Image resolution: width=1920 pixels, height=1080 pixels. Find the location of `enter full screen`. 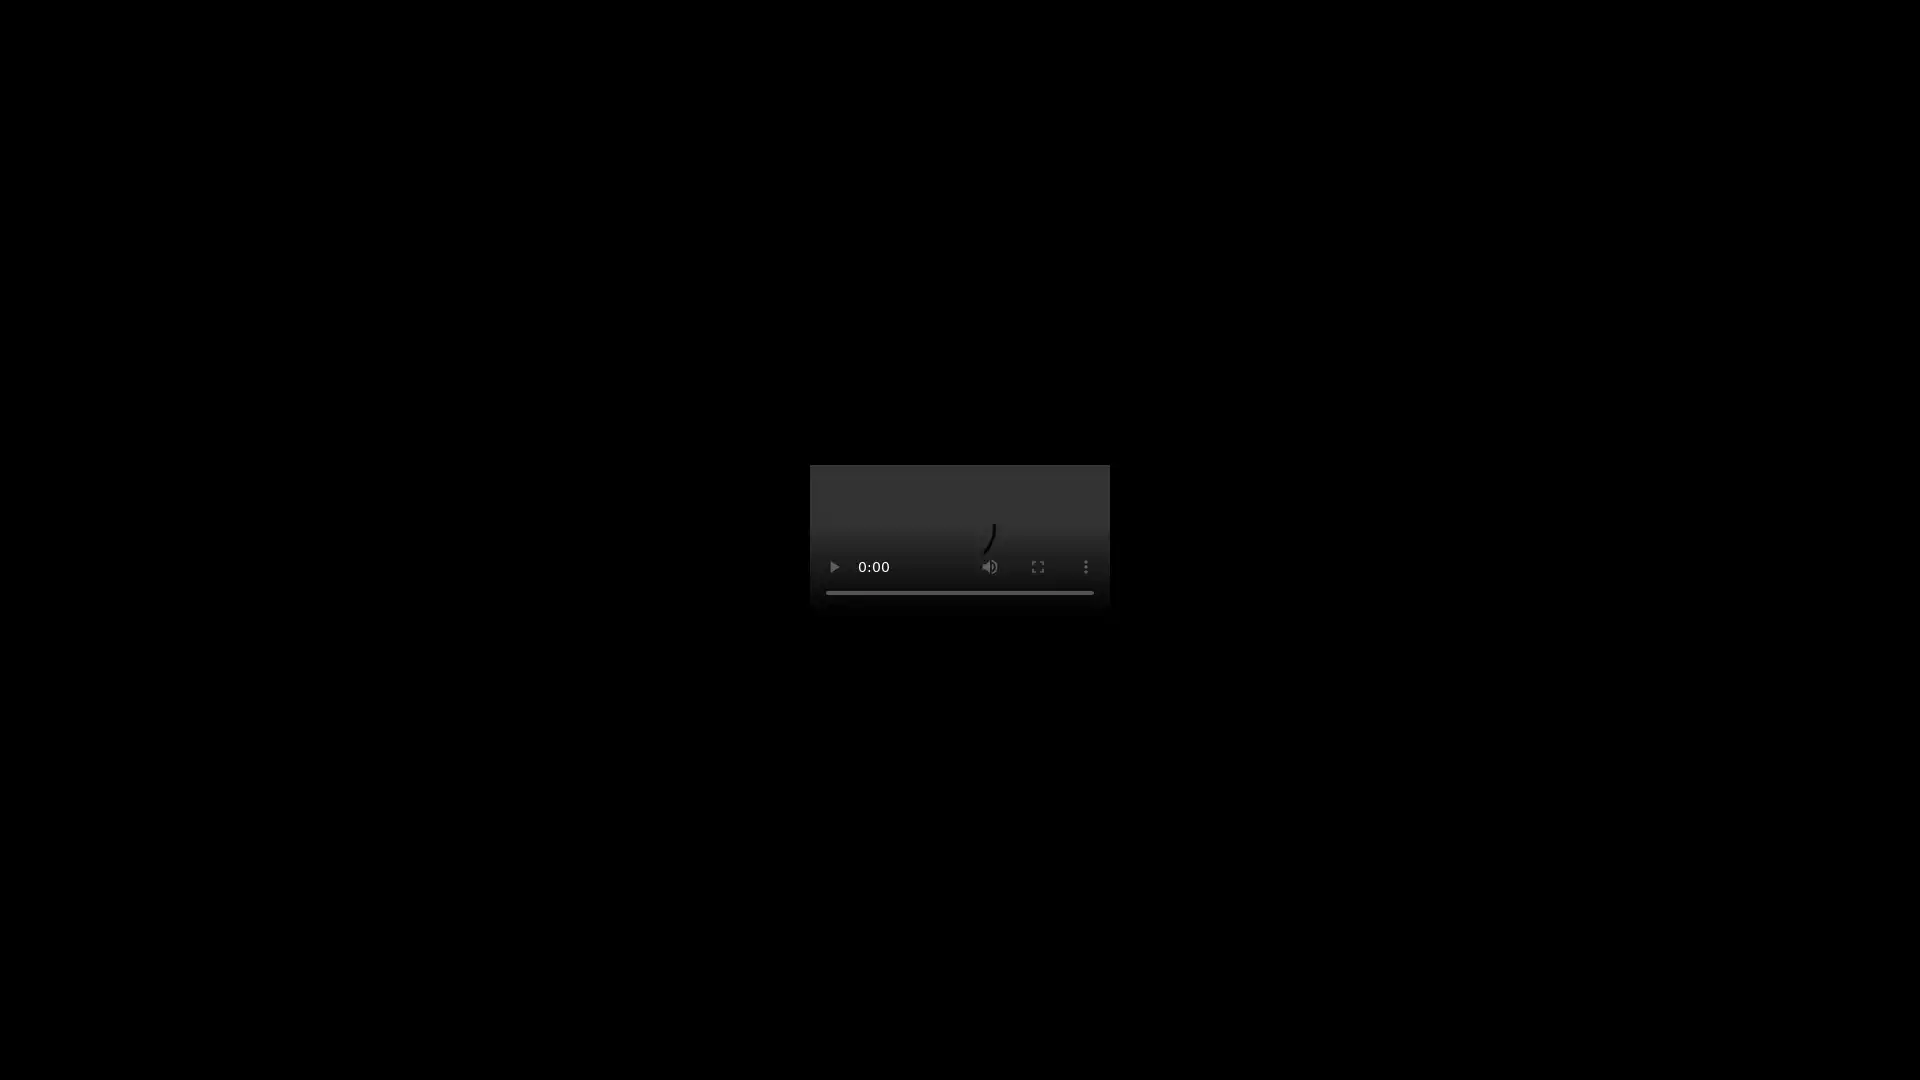

enter full screen is located at coordinates (1037, 567).